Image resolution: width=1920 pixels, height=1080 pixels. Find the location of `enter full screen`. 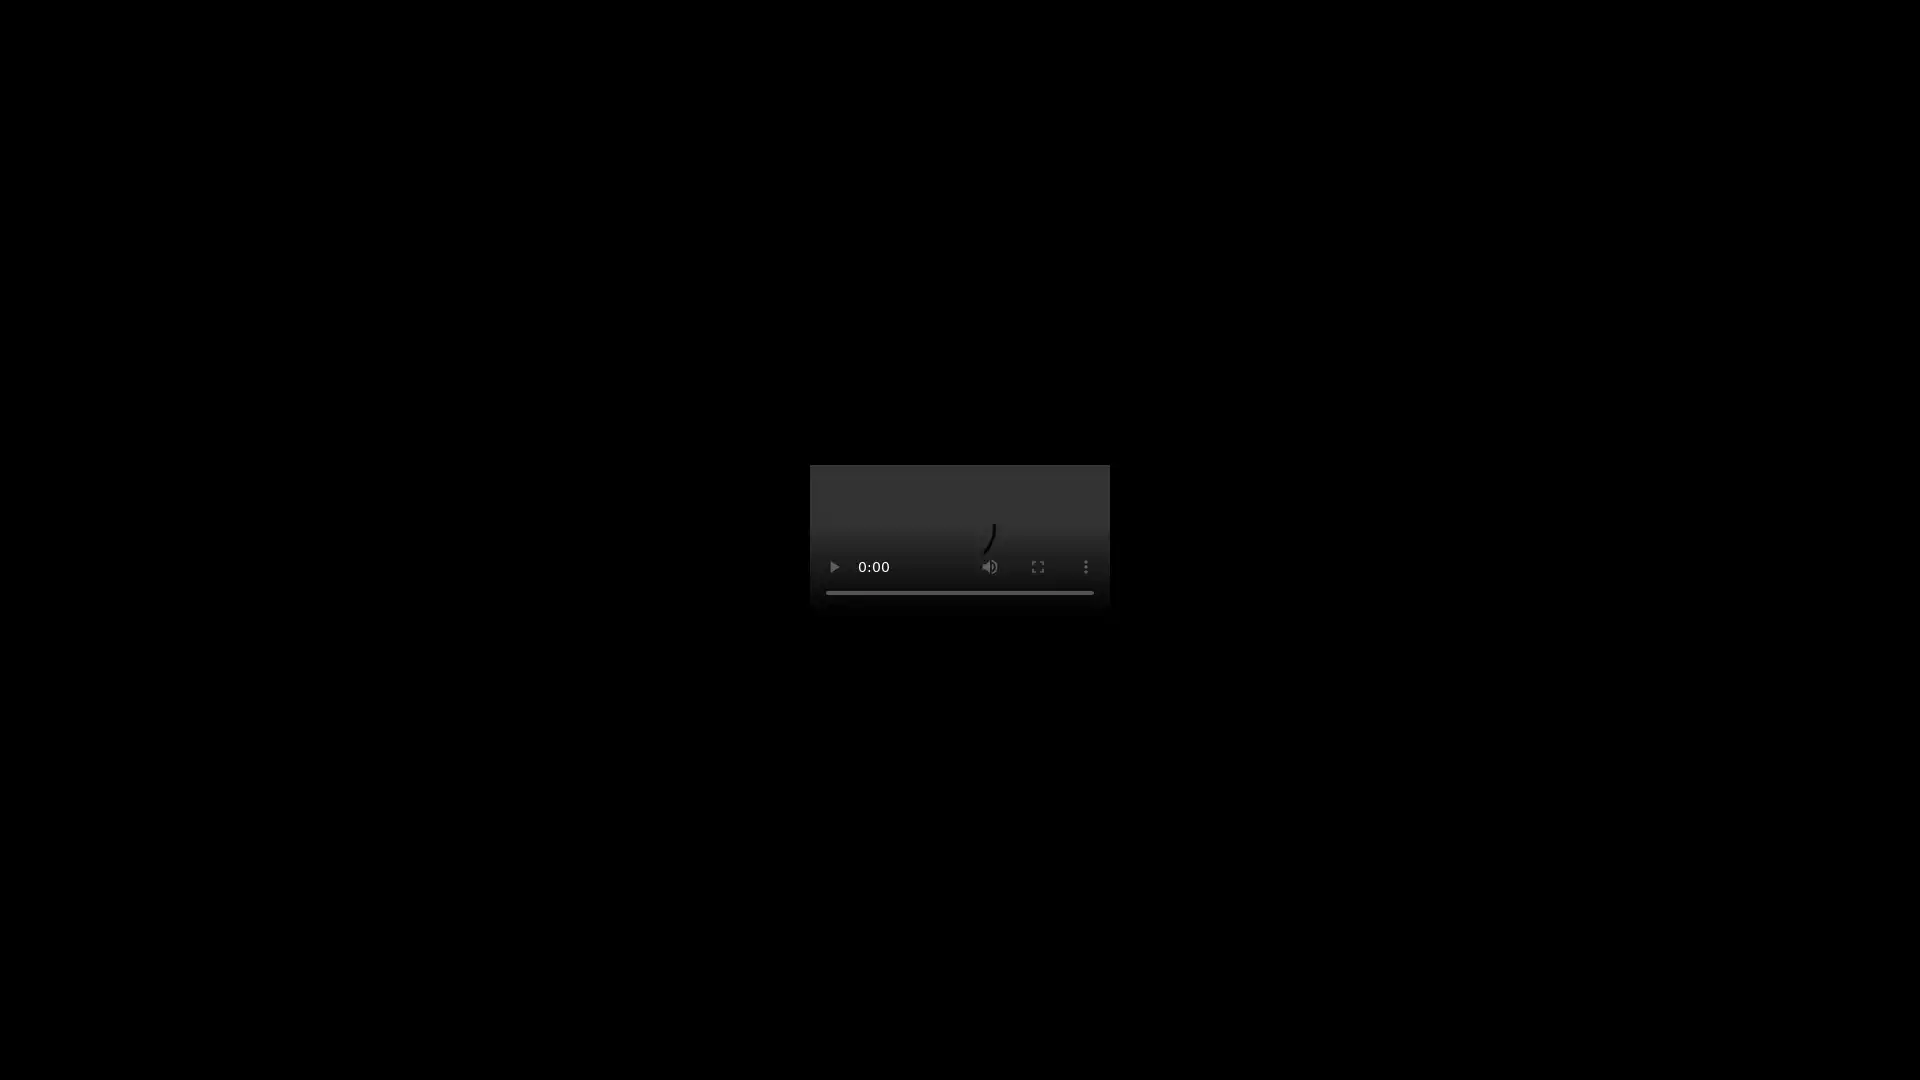

enter full screen is located at coordinates (1037, 567).